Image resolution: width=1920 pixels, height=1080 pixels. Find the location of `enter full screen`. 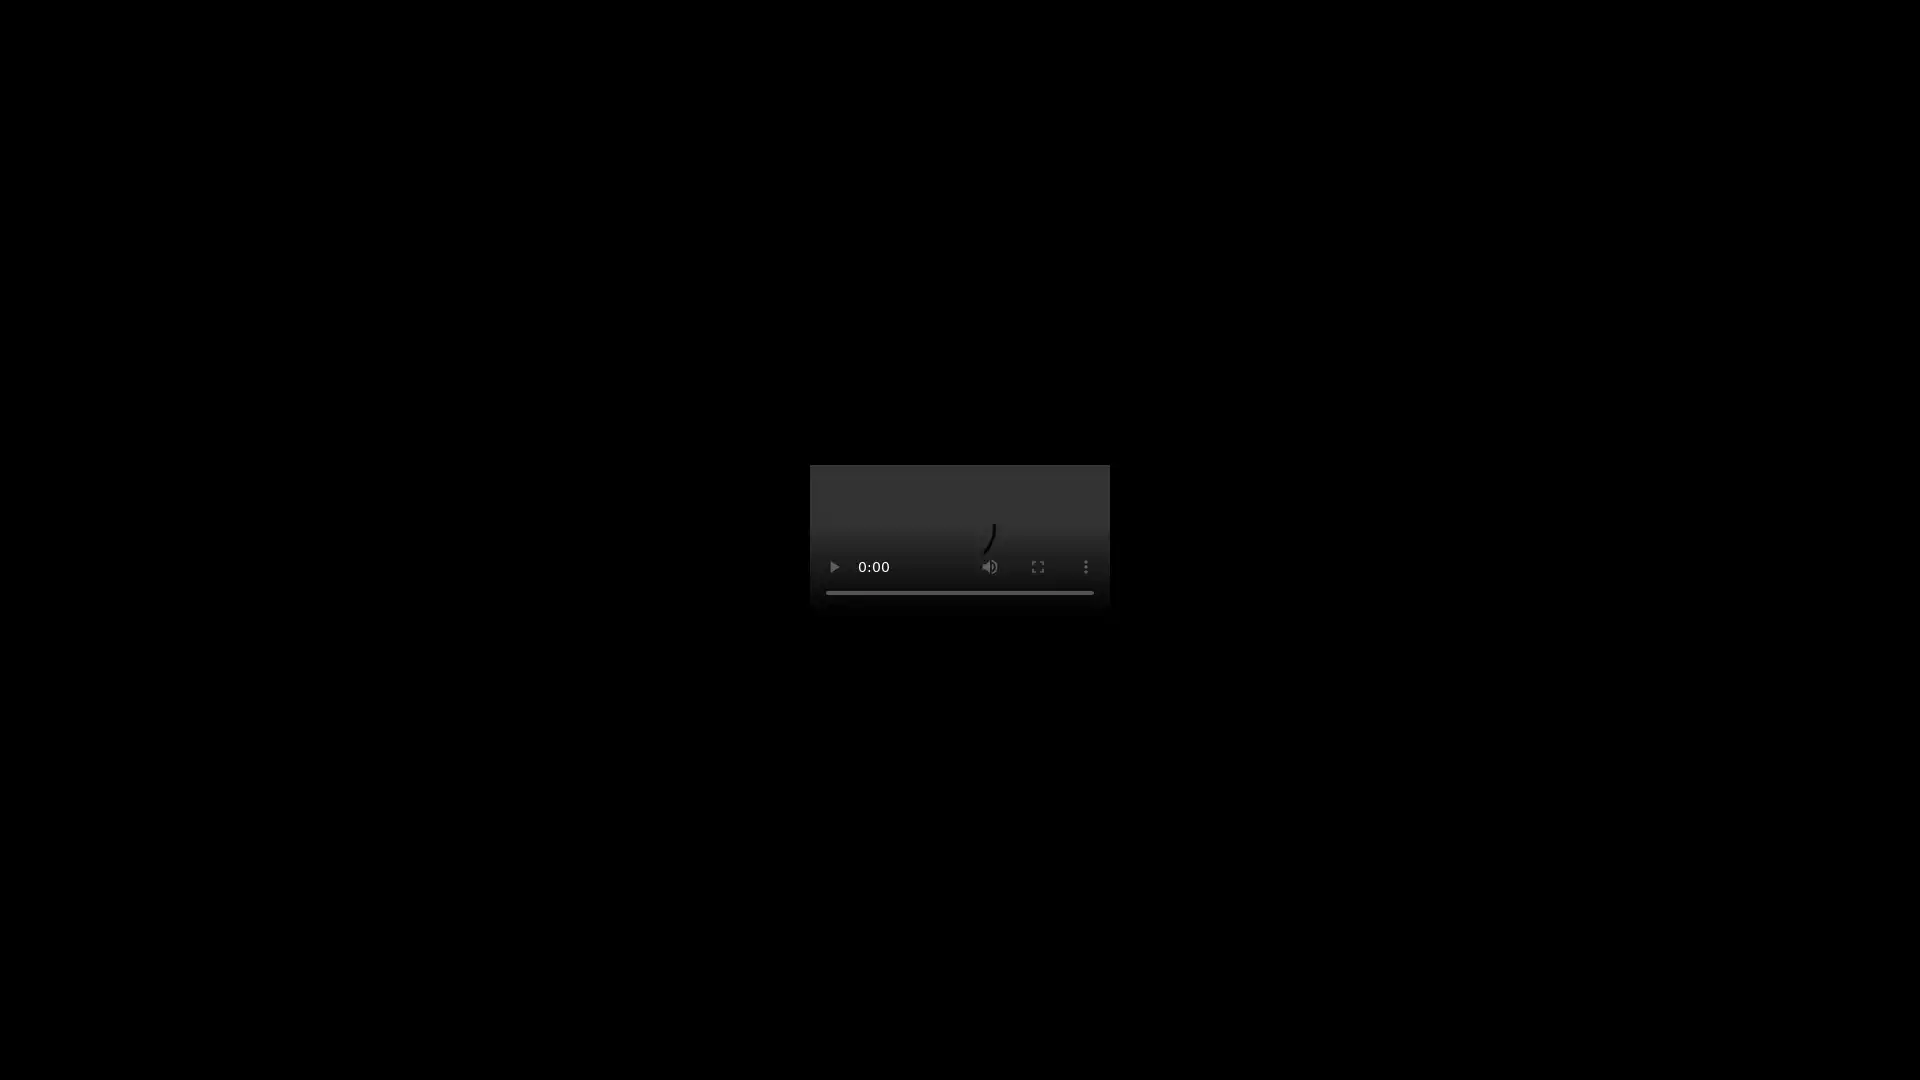

enter full screen is located at coordinates (1037, 567).